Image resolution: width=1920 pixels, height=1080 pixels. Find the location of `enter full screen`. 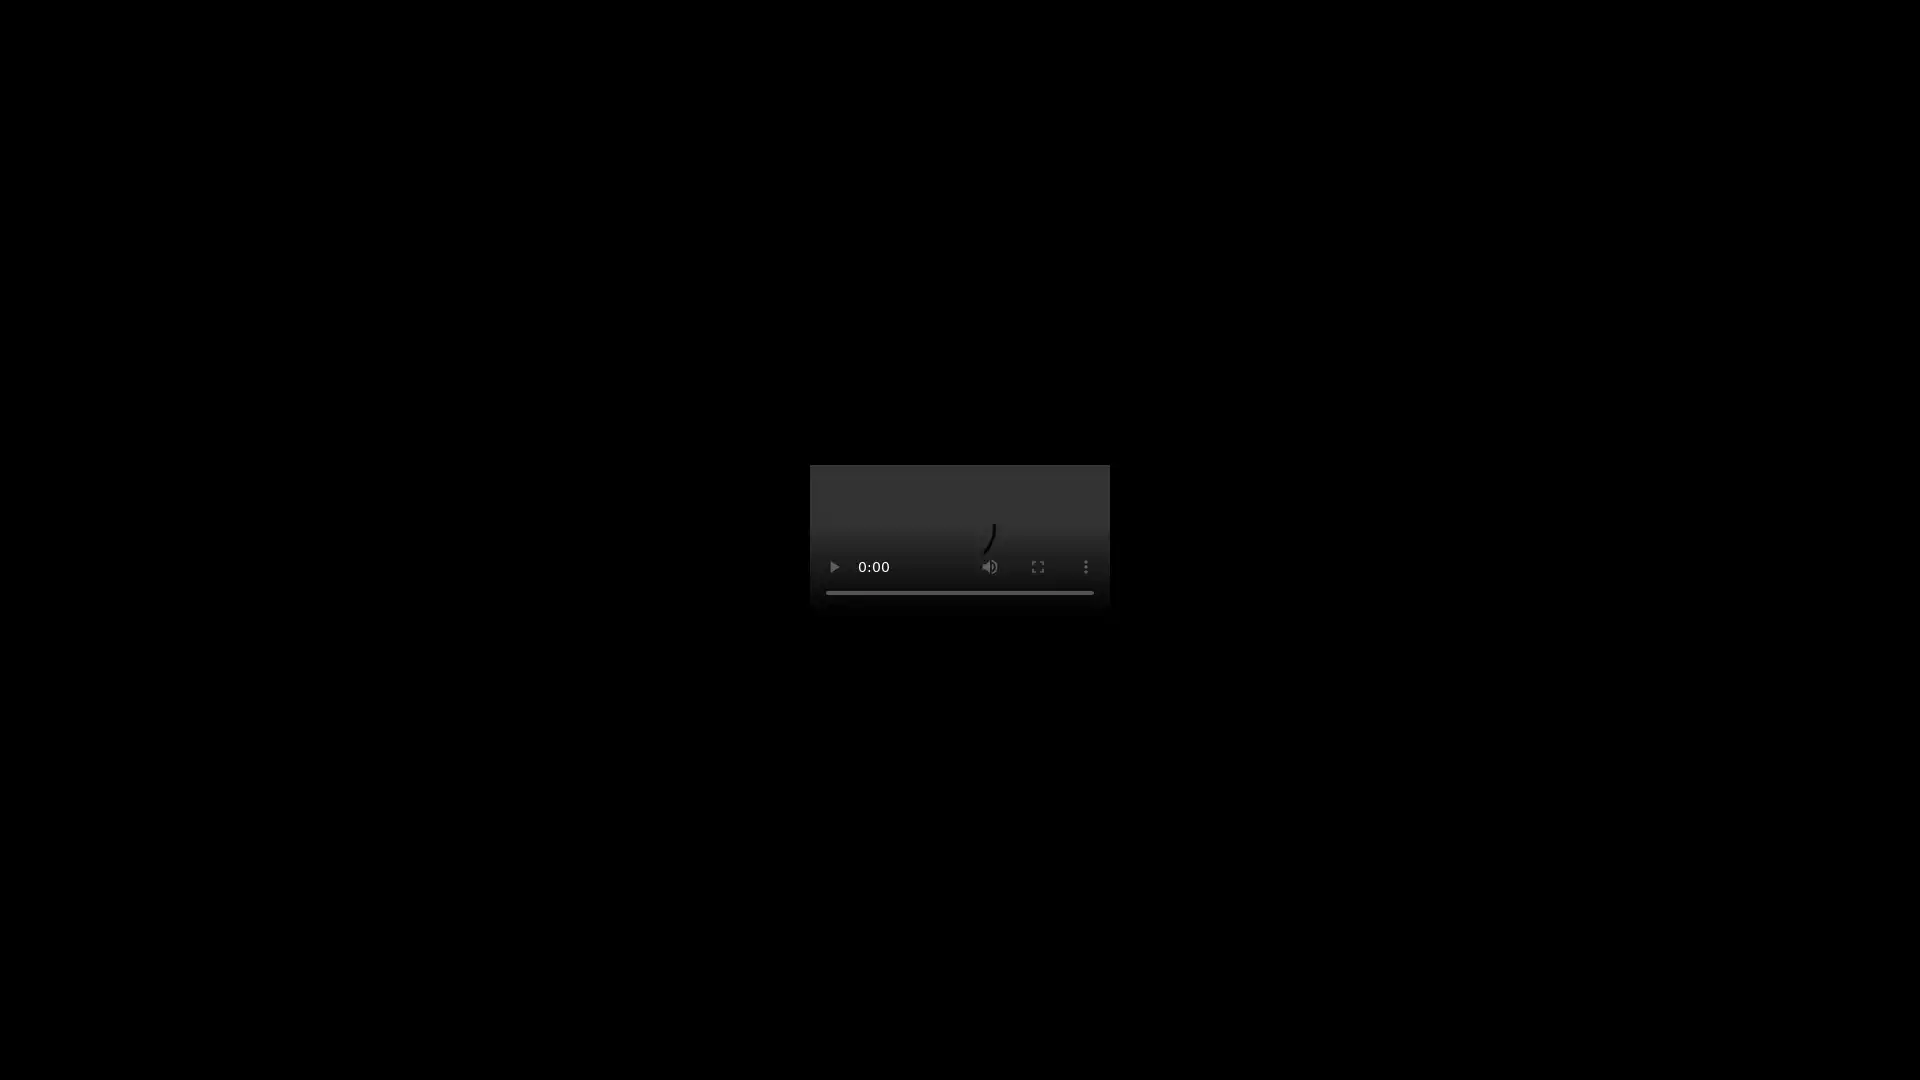

enter full screen is located at coordinates (1037, 567).